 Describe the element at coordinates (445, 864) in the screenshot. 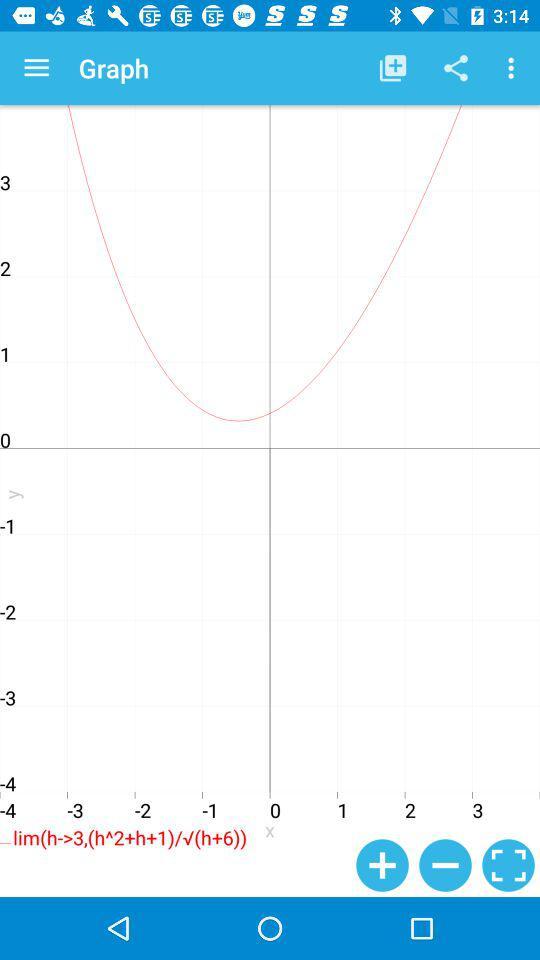

I see `the minus icon` at that location.